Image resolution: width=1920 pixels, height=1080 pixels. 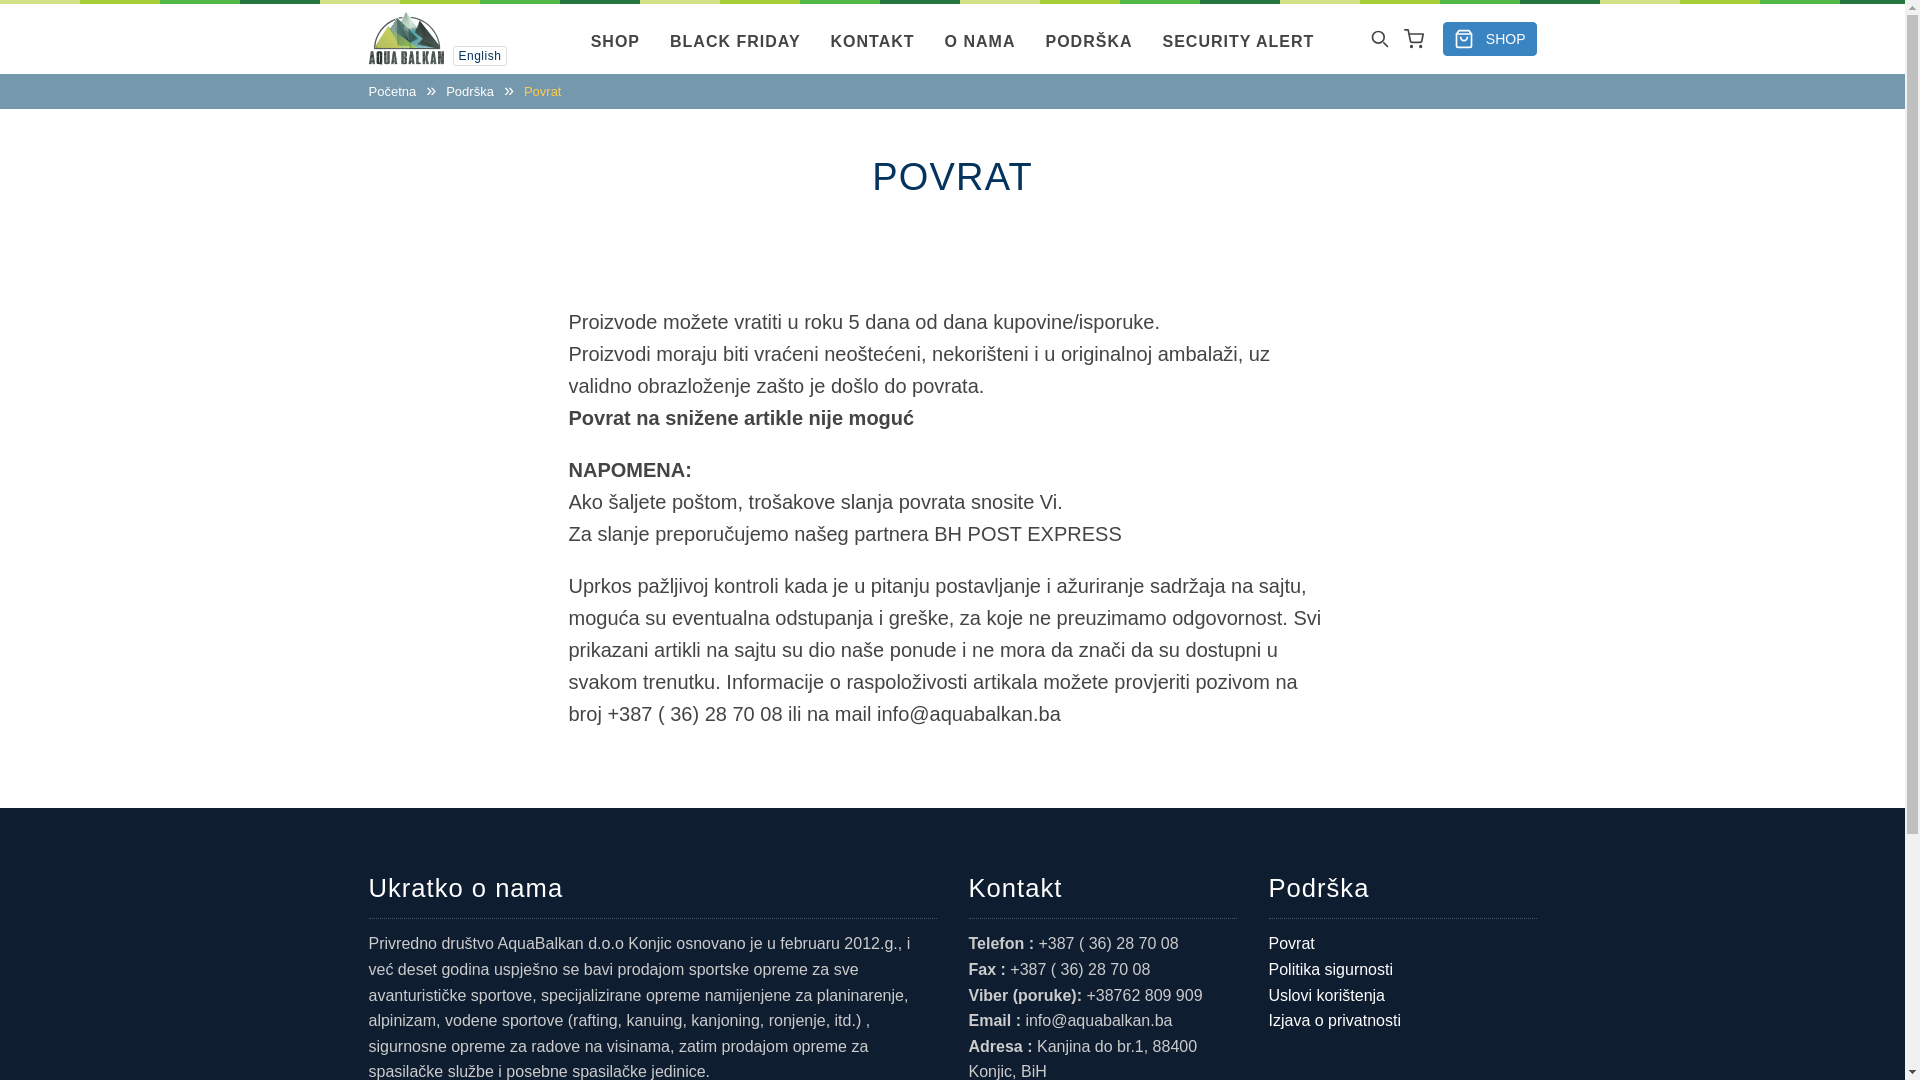 What do you see at coordinates (1237, 42) in the screenshot?
I see `'SECURITY ALERT'` at bounding box center [1237, 42].